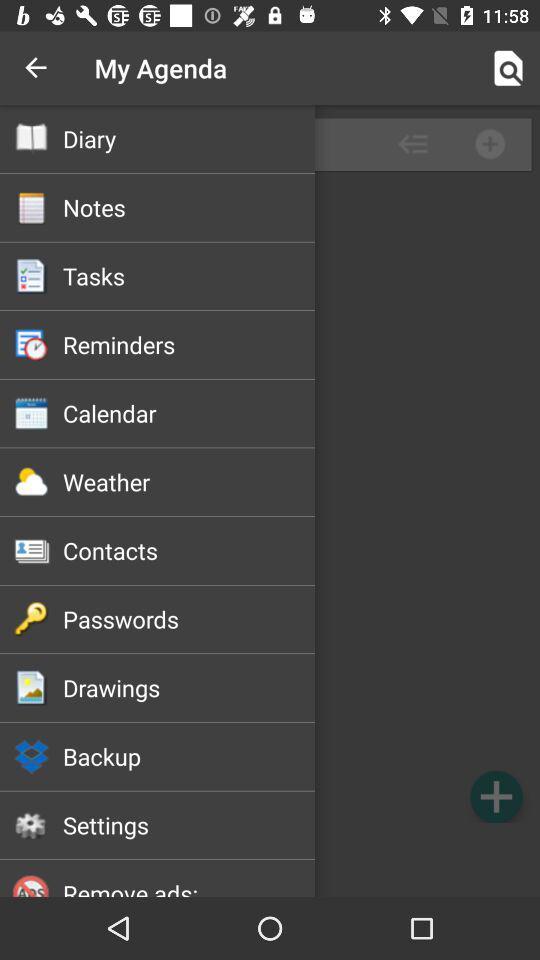 The image size is (540, 960). What do you see at coordinates (189, 687) in the screenshot?
I see `item above backup` at bounding box center [189, 687].